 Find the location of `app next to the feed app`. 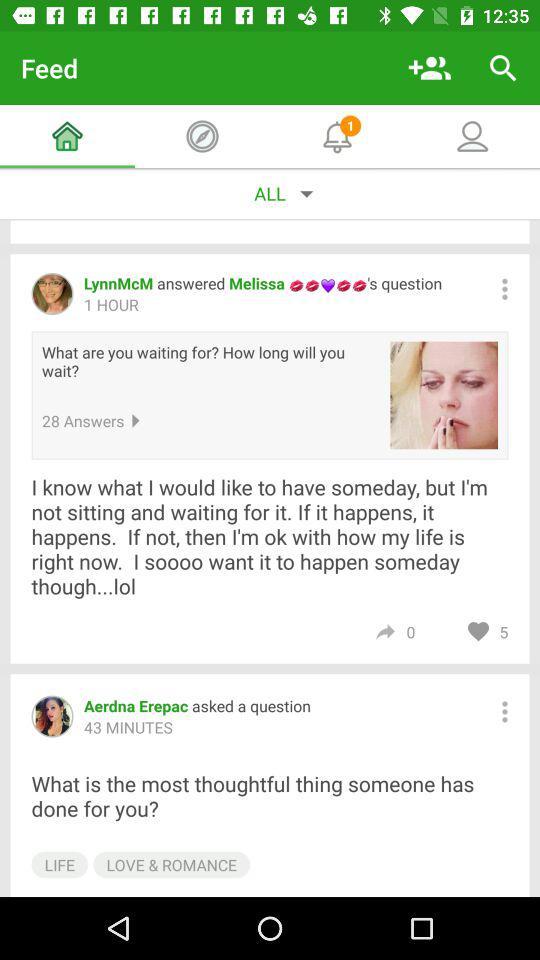

app next to the feed app is located at coordinates (428, 68).